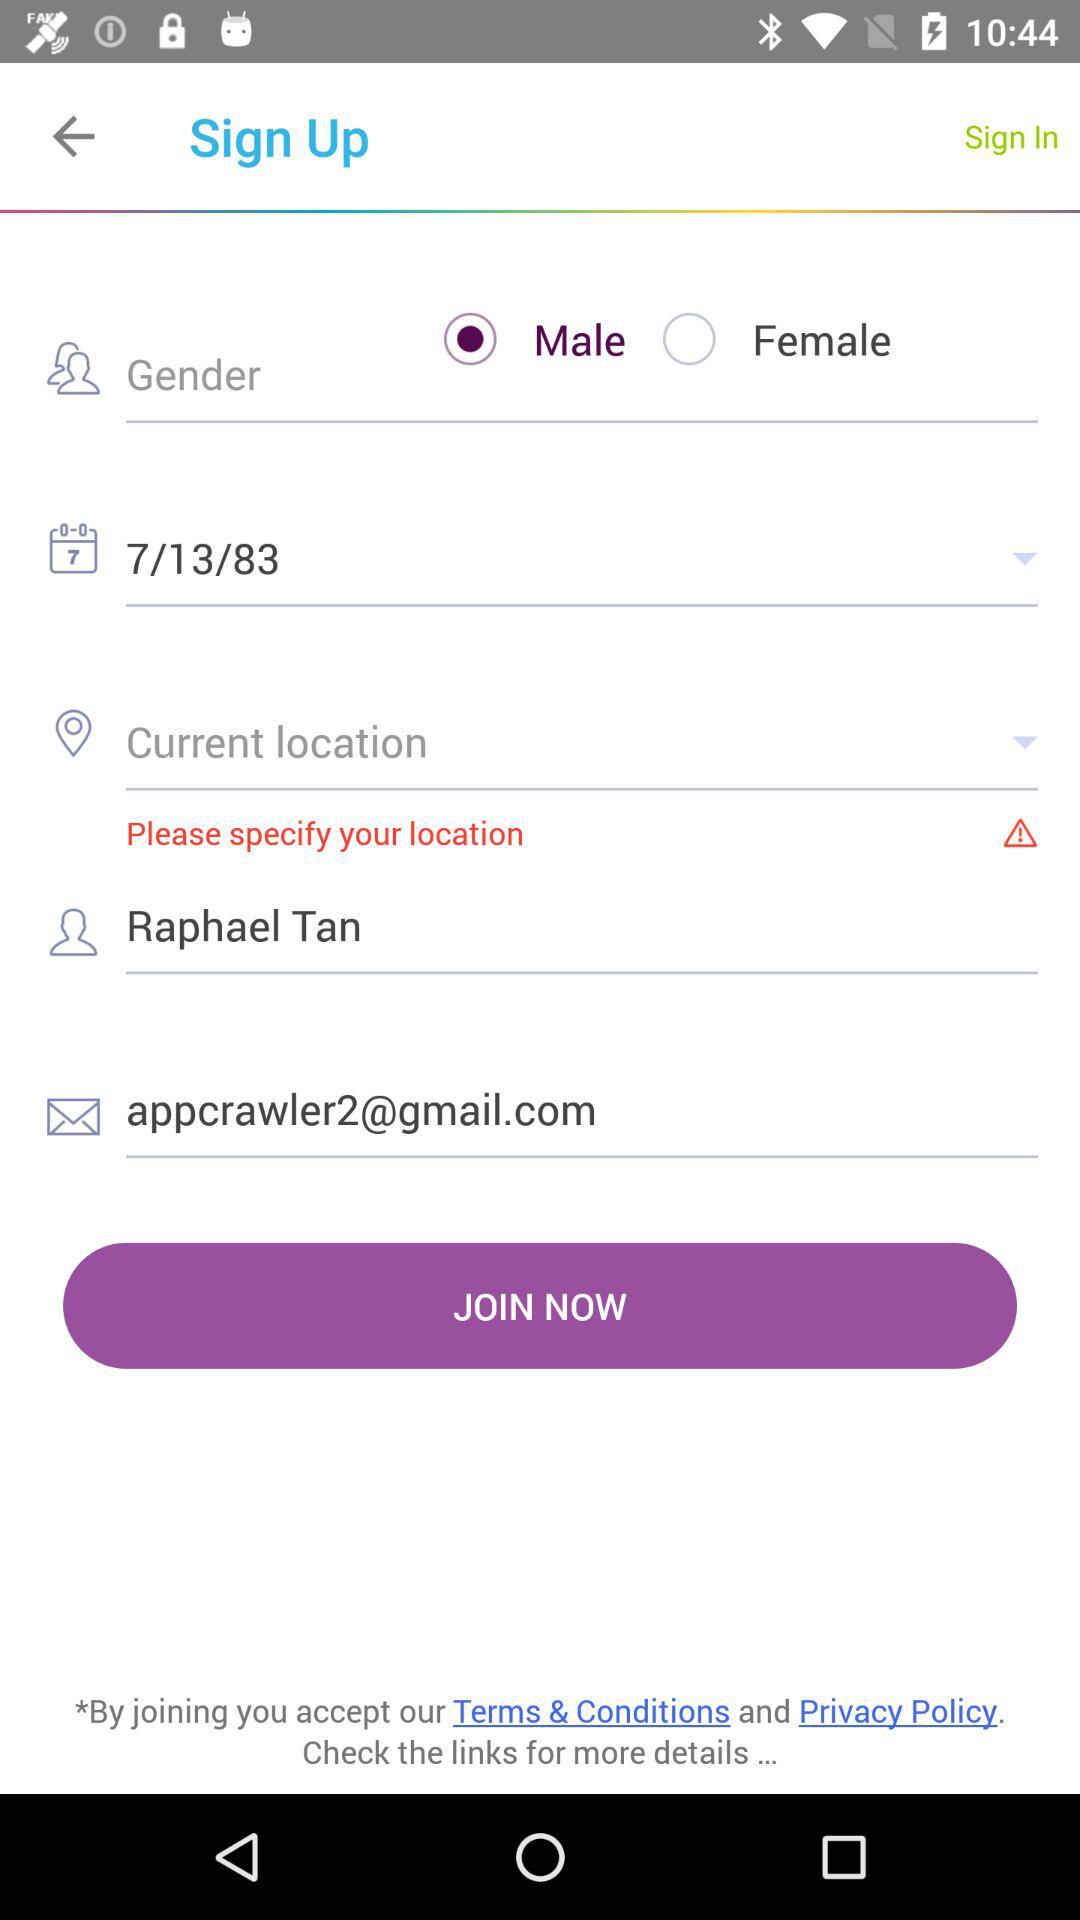 Image resolution: width=1080 pixels, height=1920 pixels. I want to click on icon above appcrawler2@gmail.com item, so click(582, 923).